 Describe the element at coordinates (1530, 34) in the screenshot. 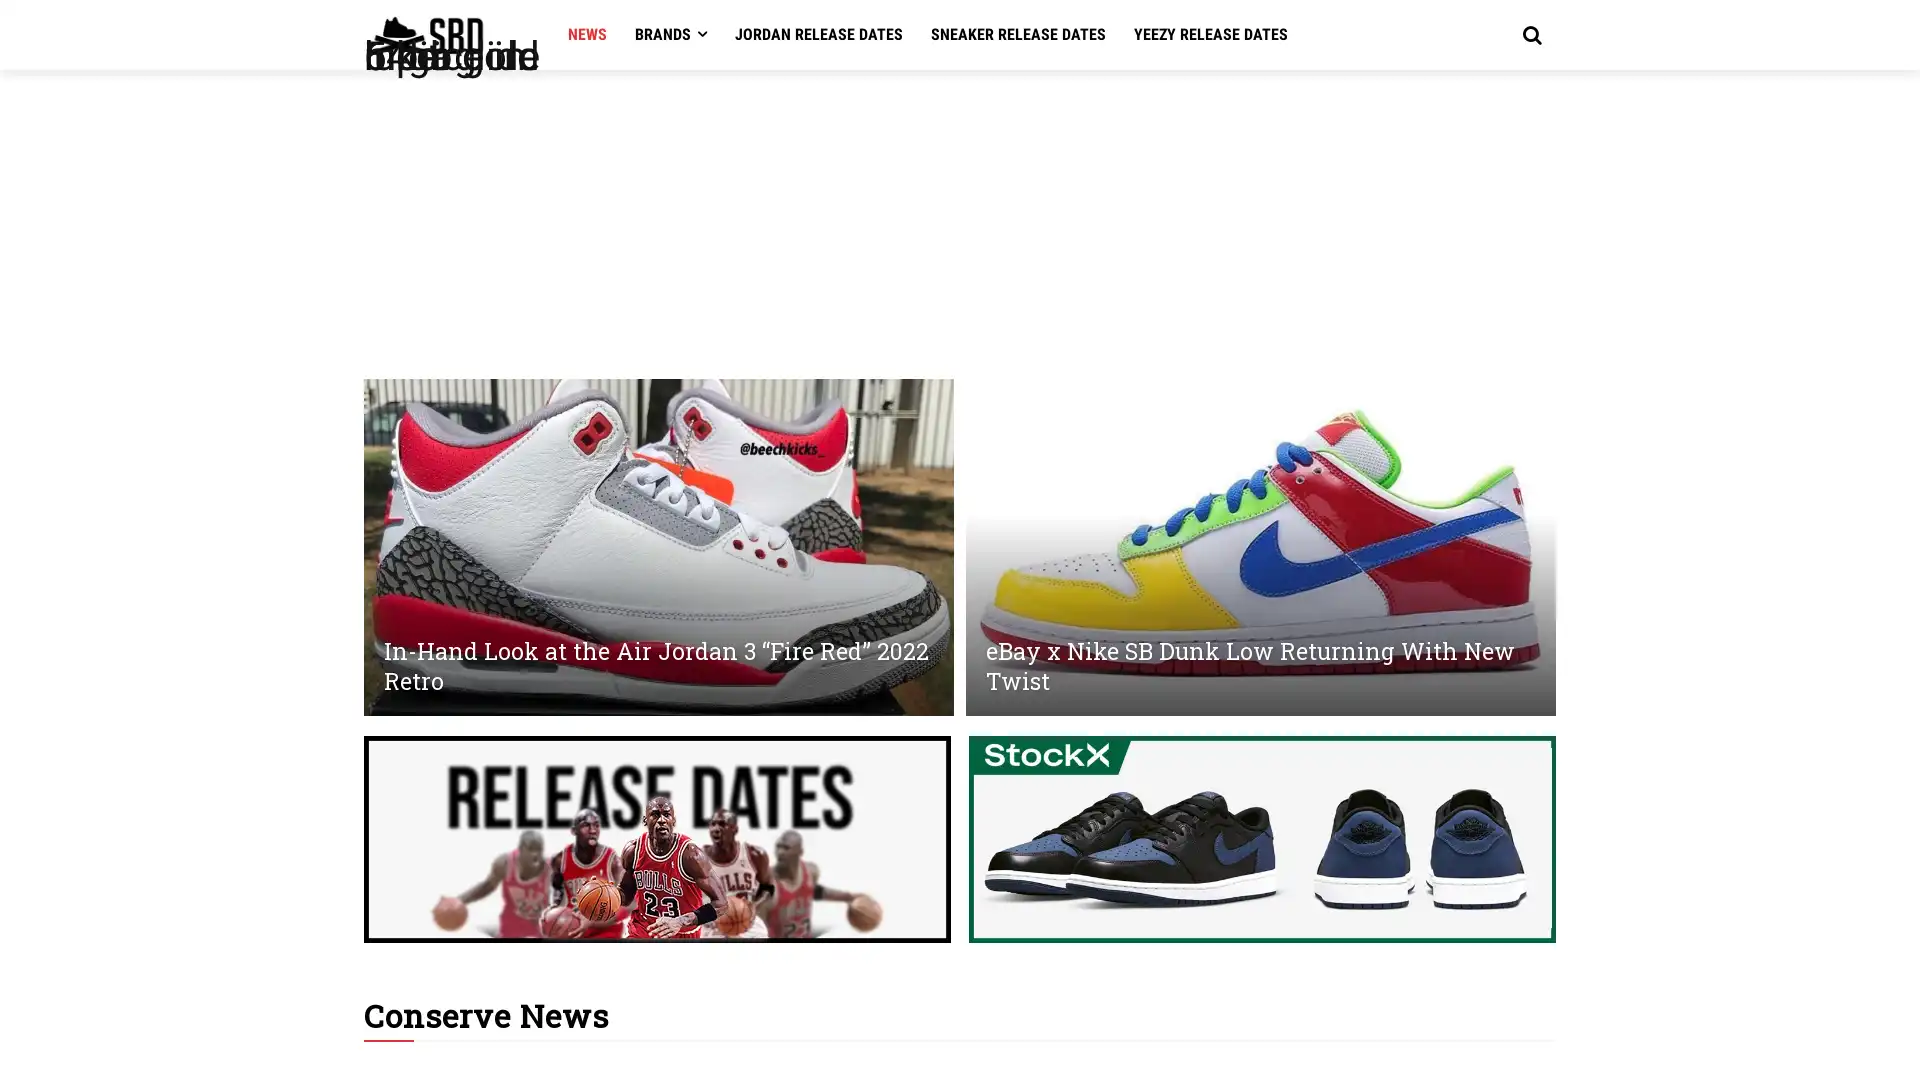

I see `Search` at that location.